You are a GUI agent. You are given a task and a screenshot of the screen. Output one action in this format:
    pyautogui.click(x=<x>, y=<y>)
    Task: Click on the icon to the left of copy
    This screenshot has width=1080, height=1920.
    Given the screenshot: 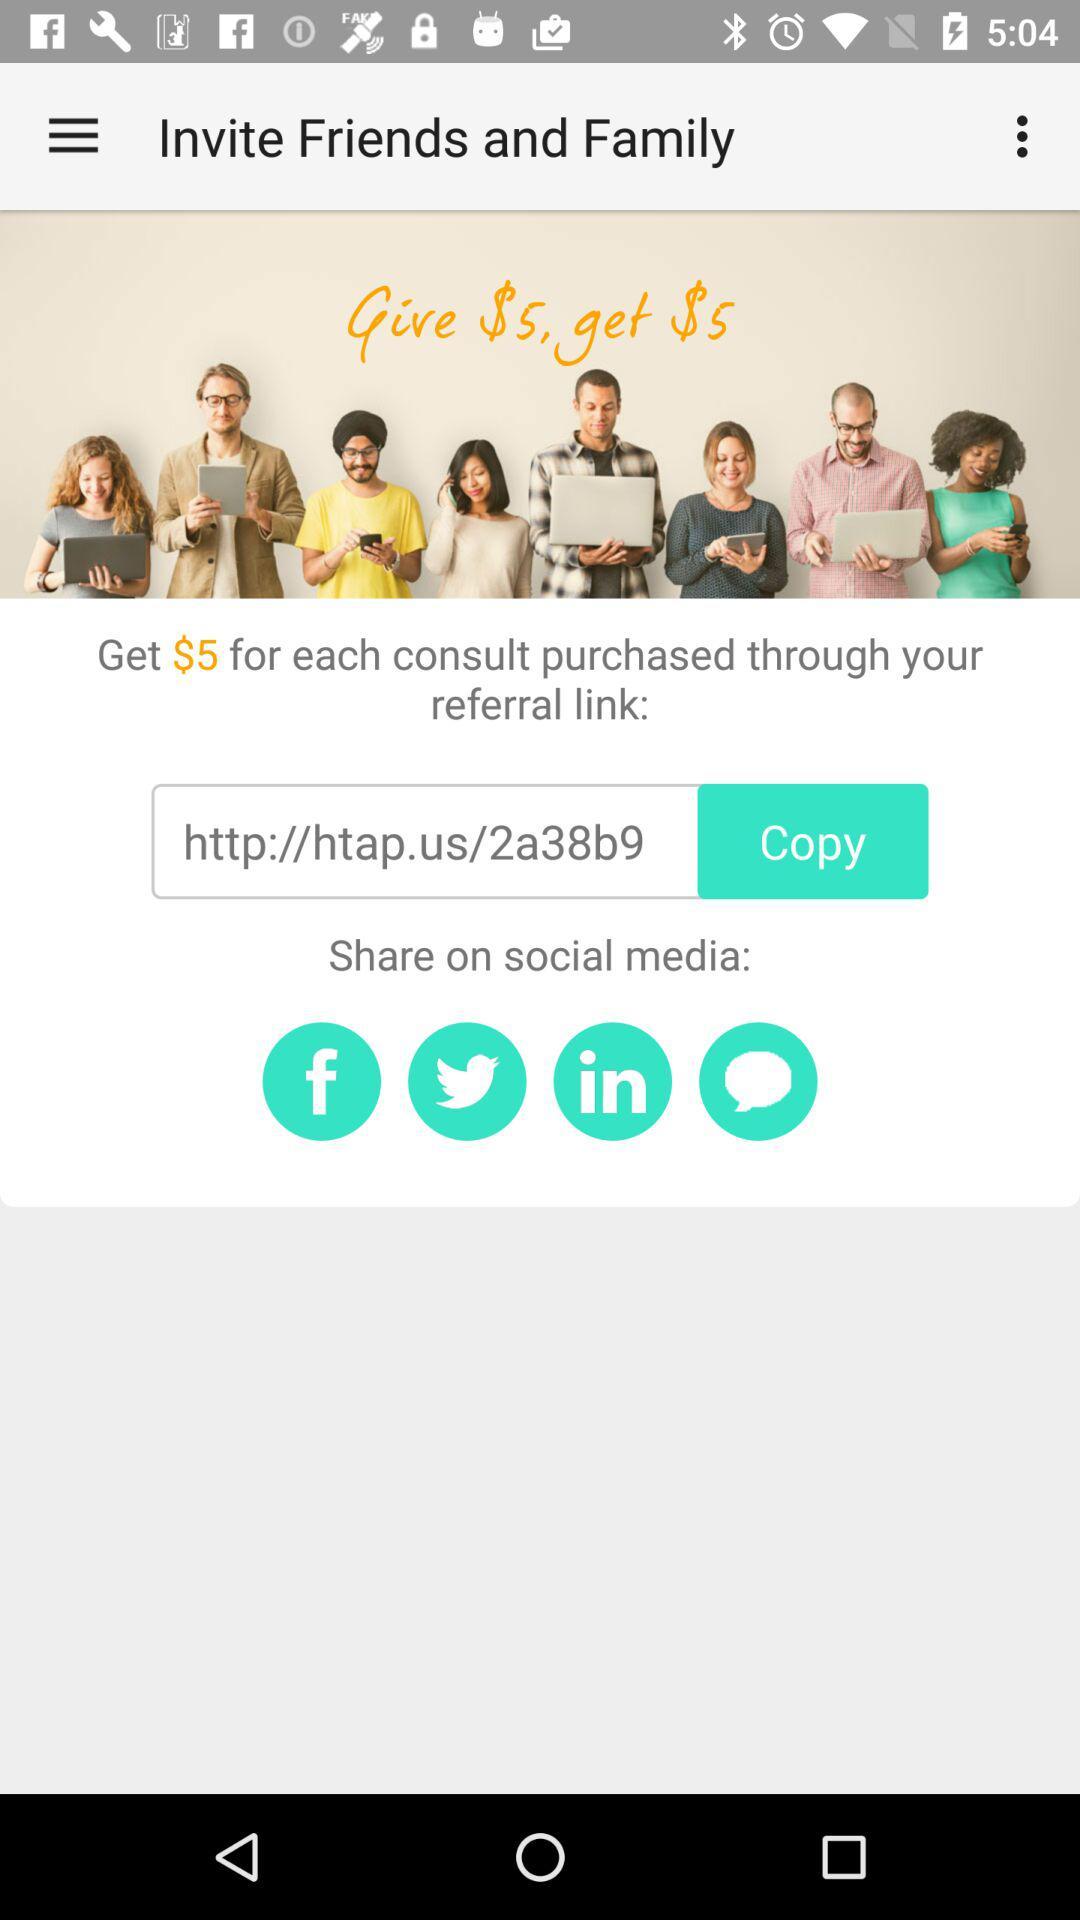 What is the action you would take?
    pyautogui.click(x=412, y=841)
    